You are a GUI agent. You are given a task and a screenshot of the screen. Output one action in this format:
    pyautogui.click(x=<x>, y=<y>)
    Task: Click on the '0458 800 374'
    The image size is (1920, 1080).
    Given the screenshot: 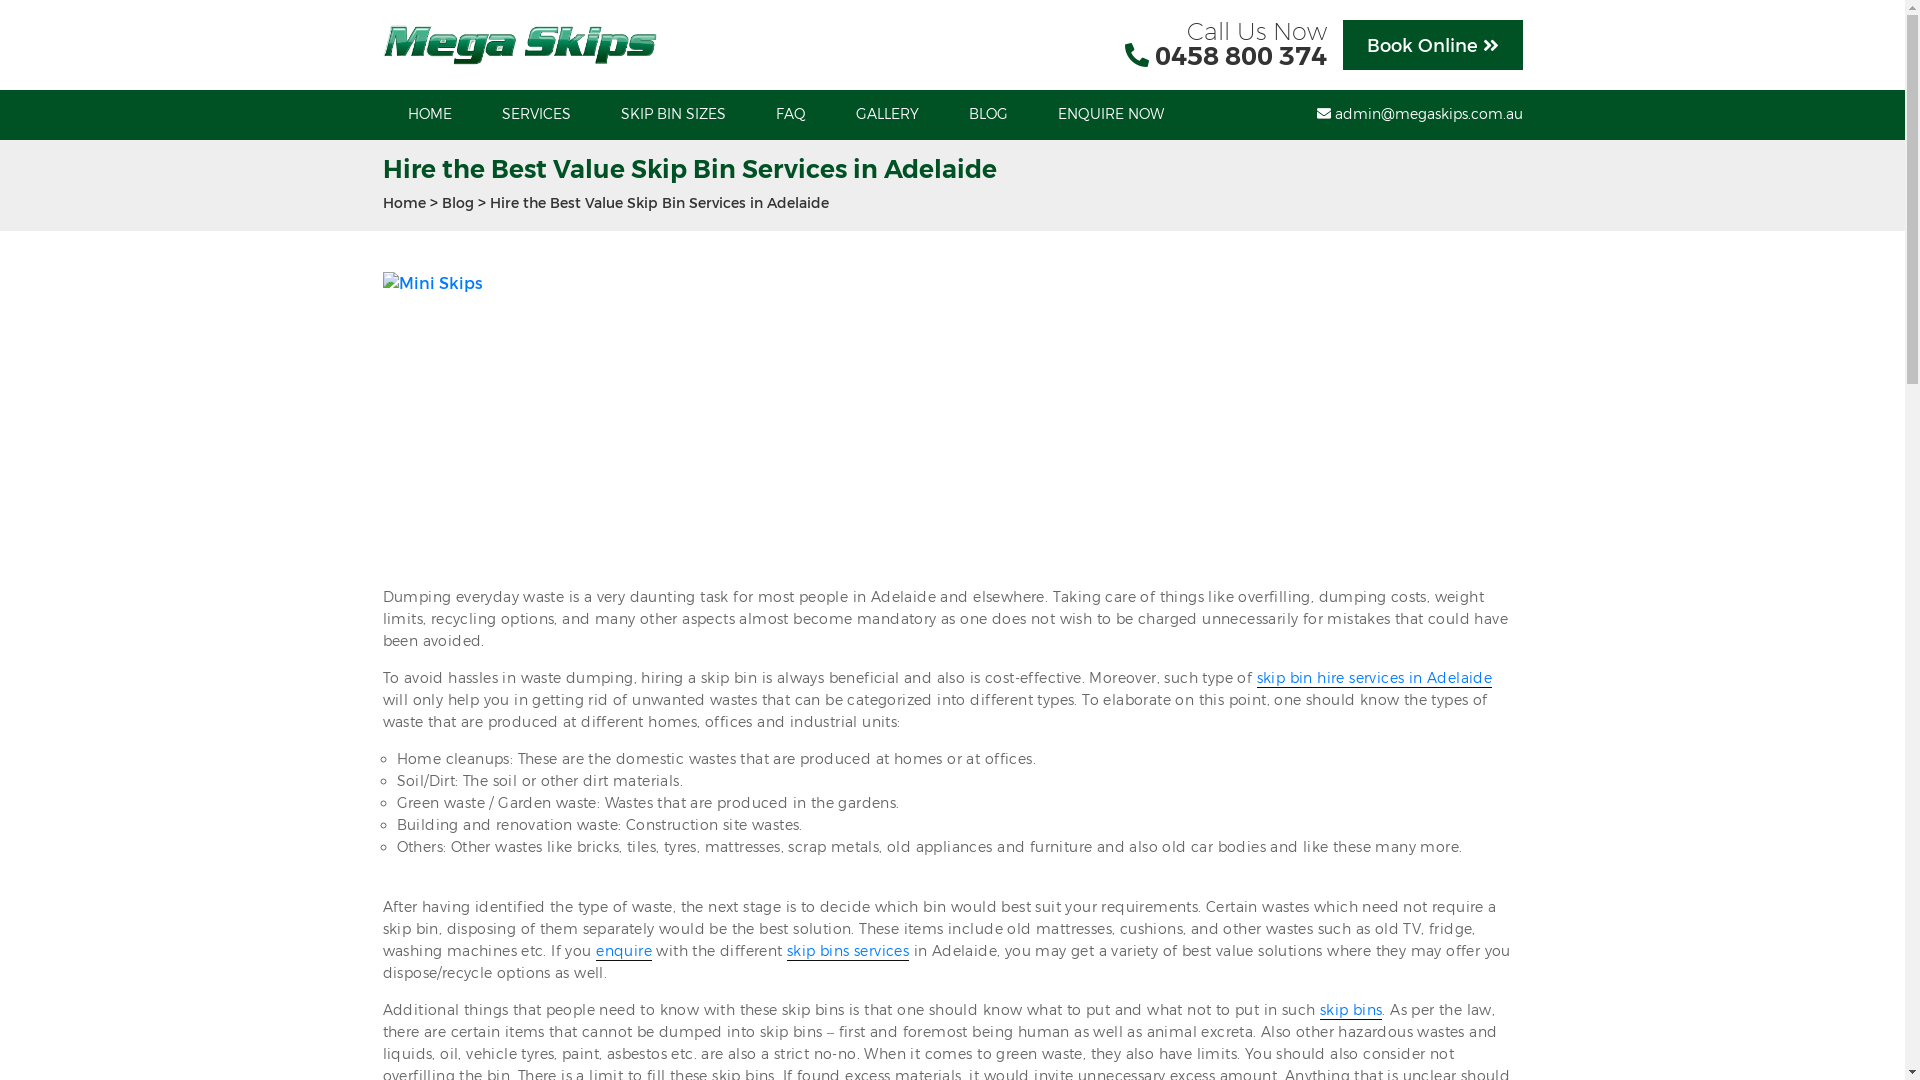 What is the action you would take?
    pyautogui.click(x=1238, y=55)
    